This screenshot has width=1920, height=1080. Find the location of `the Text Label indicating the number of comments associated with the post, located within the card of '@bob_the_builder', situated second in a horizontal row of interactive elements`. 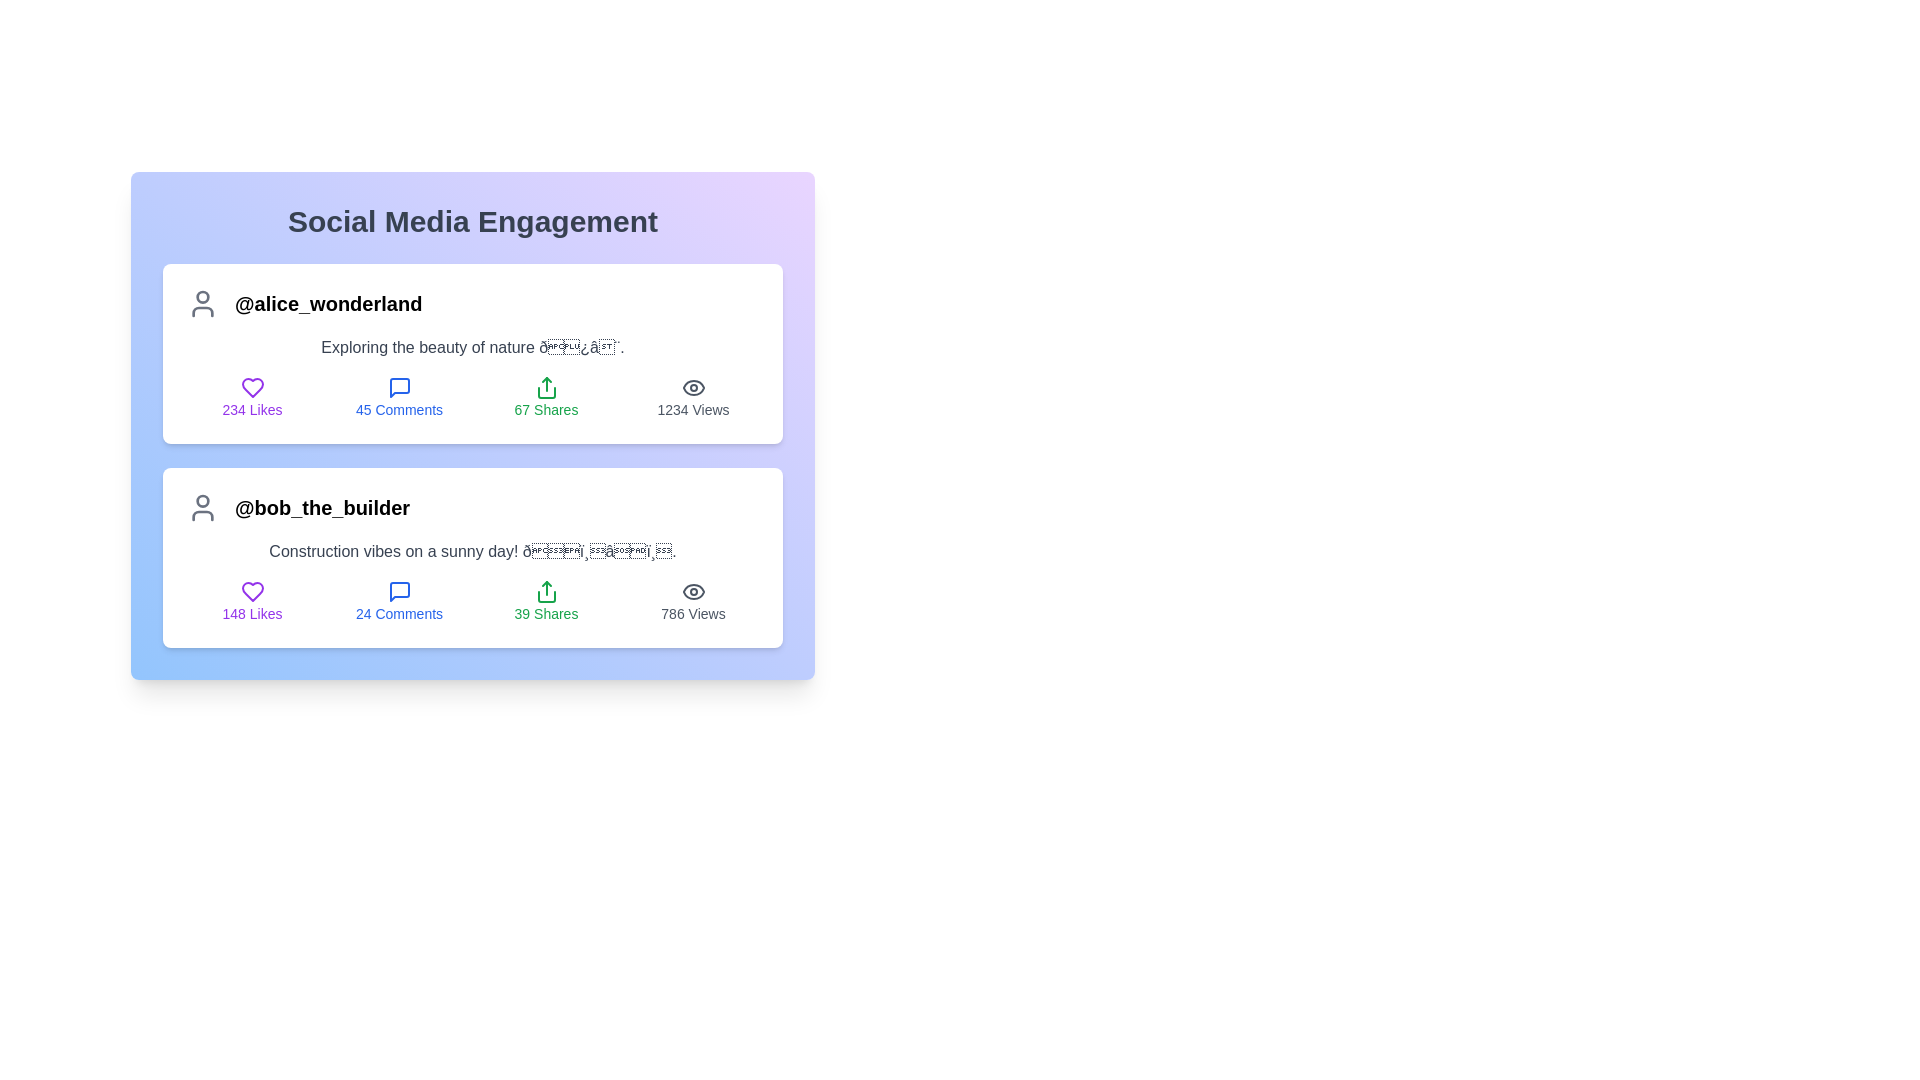

the Text Label indicating the number of comments associated with the post, located within the card of '@bob_the_builder', situated second in a horizontal row of interactive elements is located at coordinates (399, 612).